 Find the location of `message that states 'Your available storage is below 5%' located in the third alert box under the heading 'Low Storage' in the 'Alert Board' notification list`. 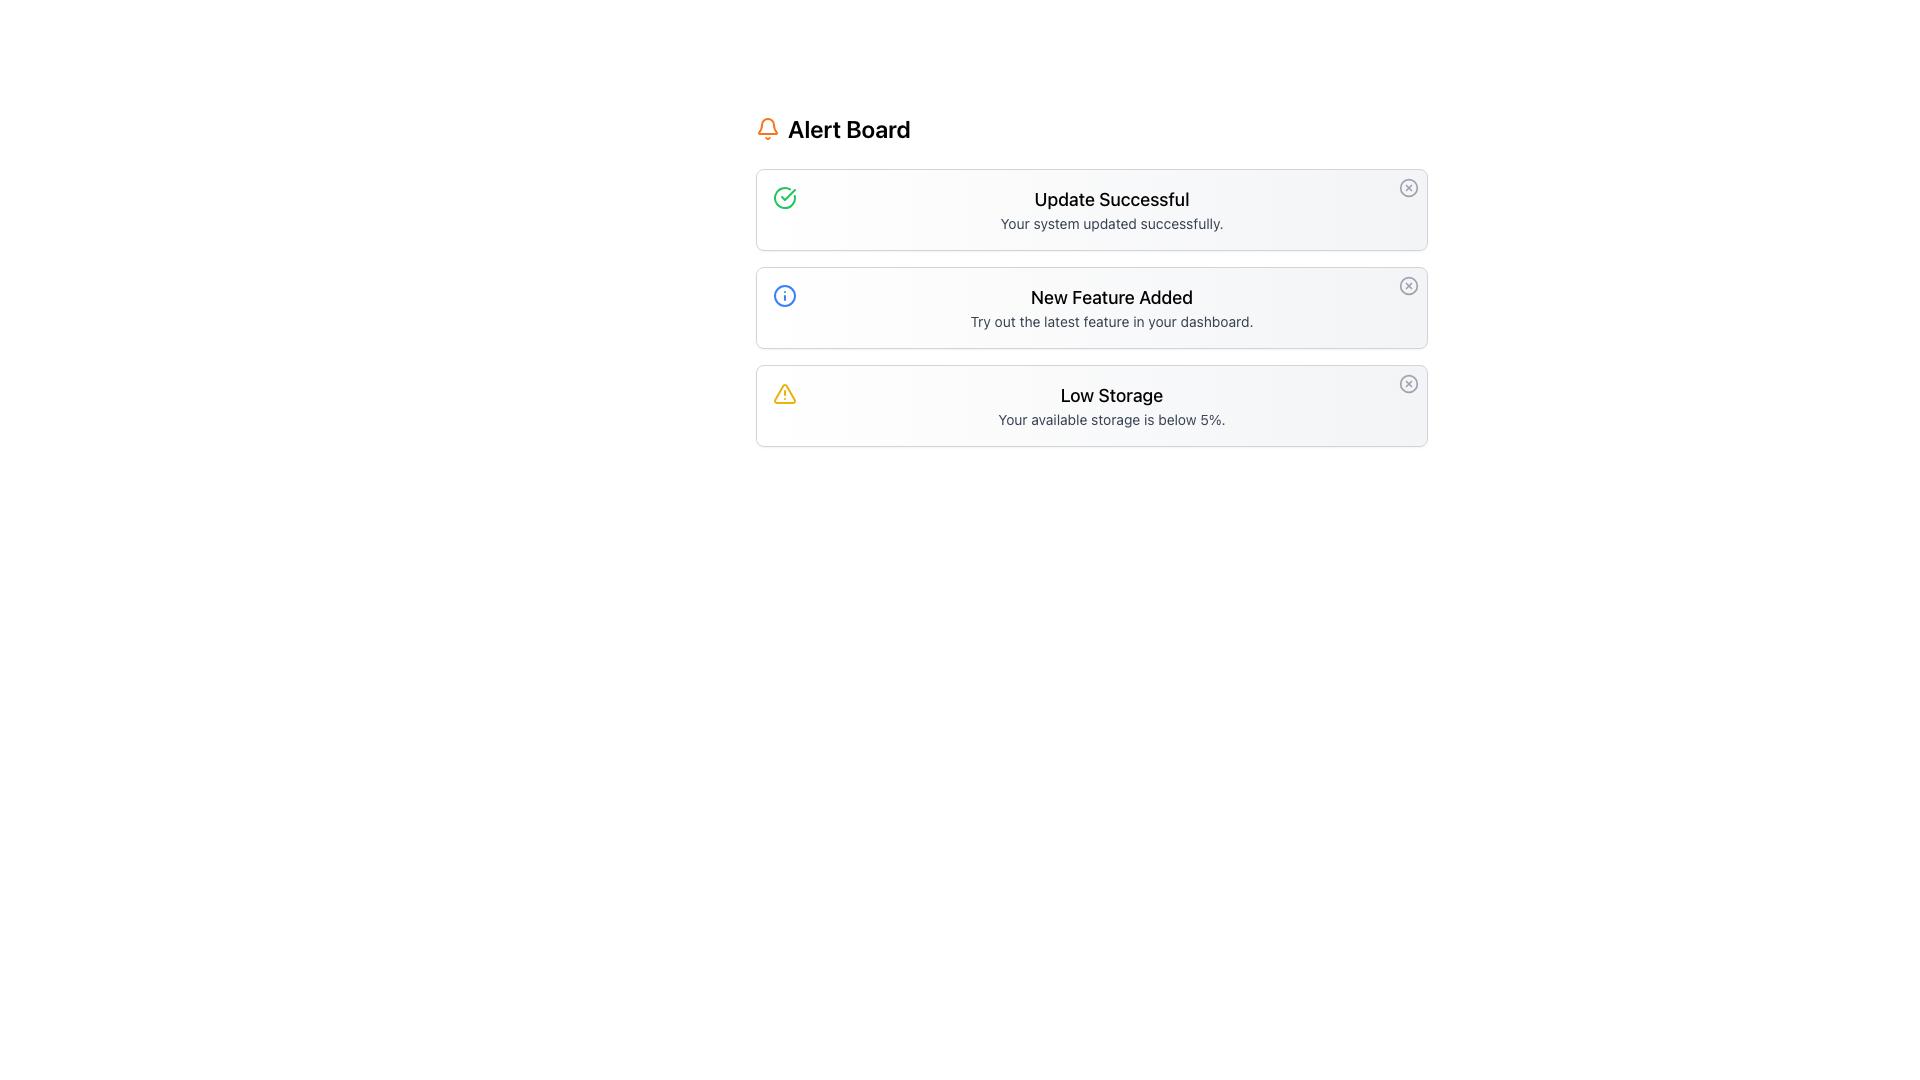

message that states 'Your available storage is below 5%' located in the third alert box under the heading 'Low Storage' in the 'Alert Board' notification list is located at coordinates (1111, 419).